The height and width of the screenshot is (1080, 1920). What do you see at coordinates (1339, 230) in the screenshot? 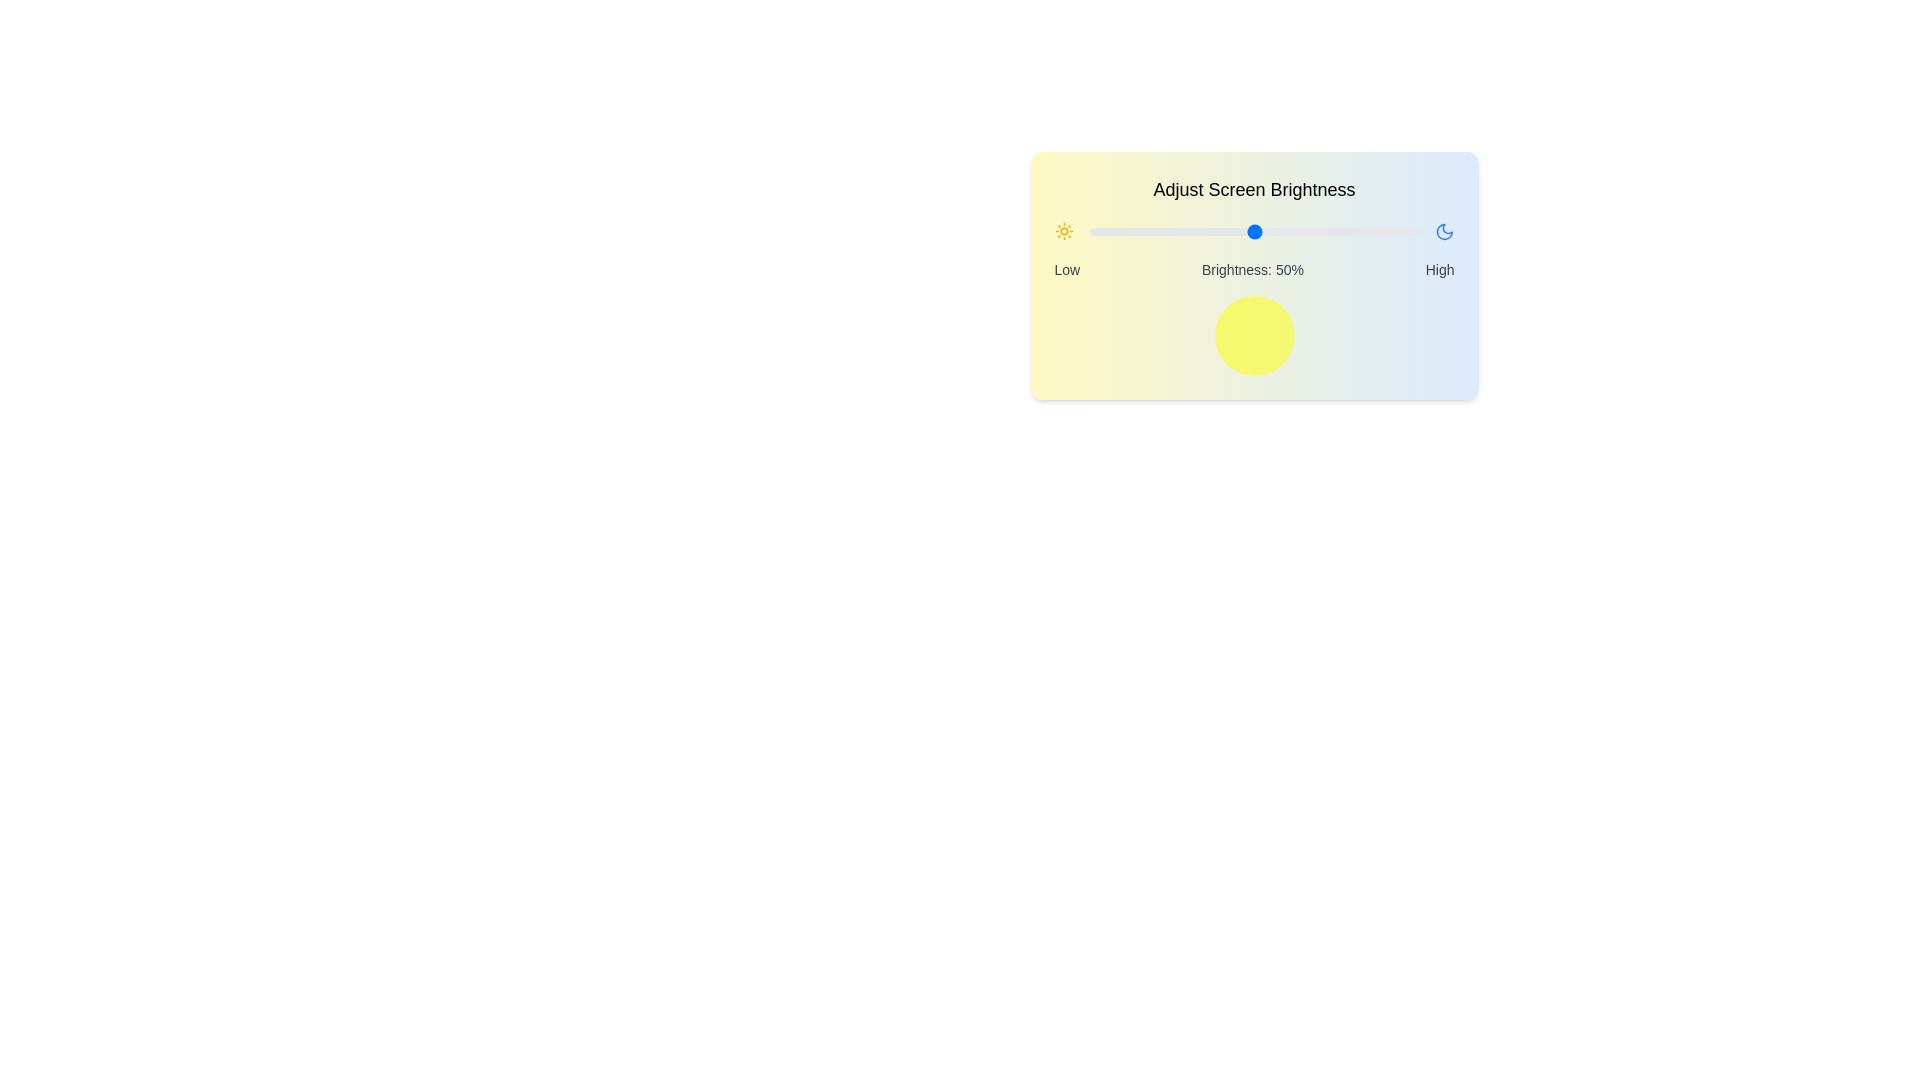
I see `the brightness slider to 76%` at bounding box center [1339, 230].